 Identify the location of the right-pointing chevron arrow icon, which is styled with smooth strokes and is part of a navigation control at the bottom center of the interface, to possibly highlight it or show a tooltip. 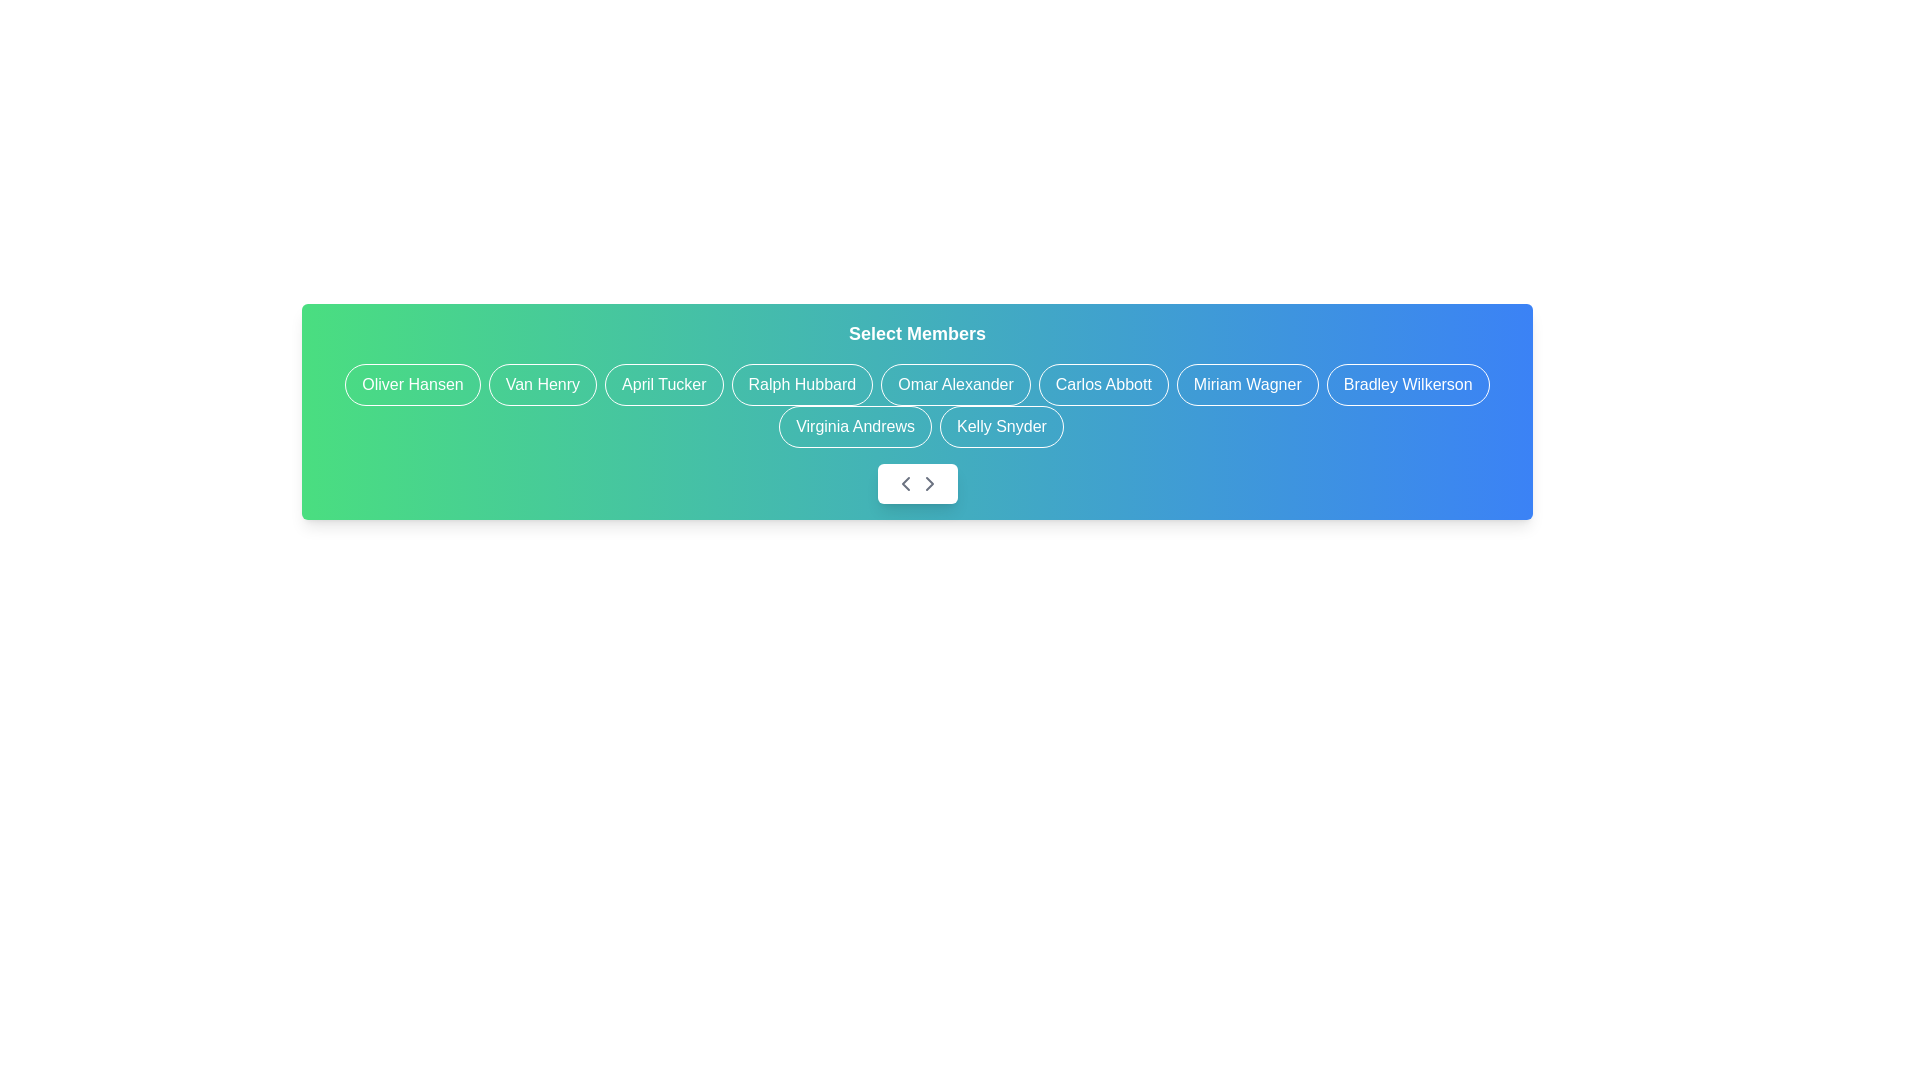
(928, 483).